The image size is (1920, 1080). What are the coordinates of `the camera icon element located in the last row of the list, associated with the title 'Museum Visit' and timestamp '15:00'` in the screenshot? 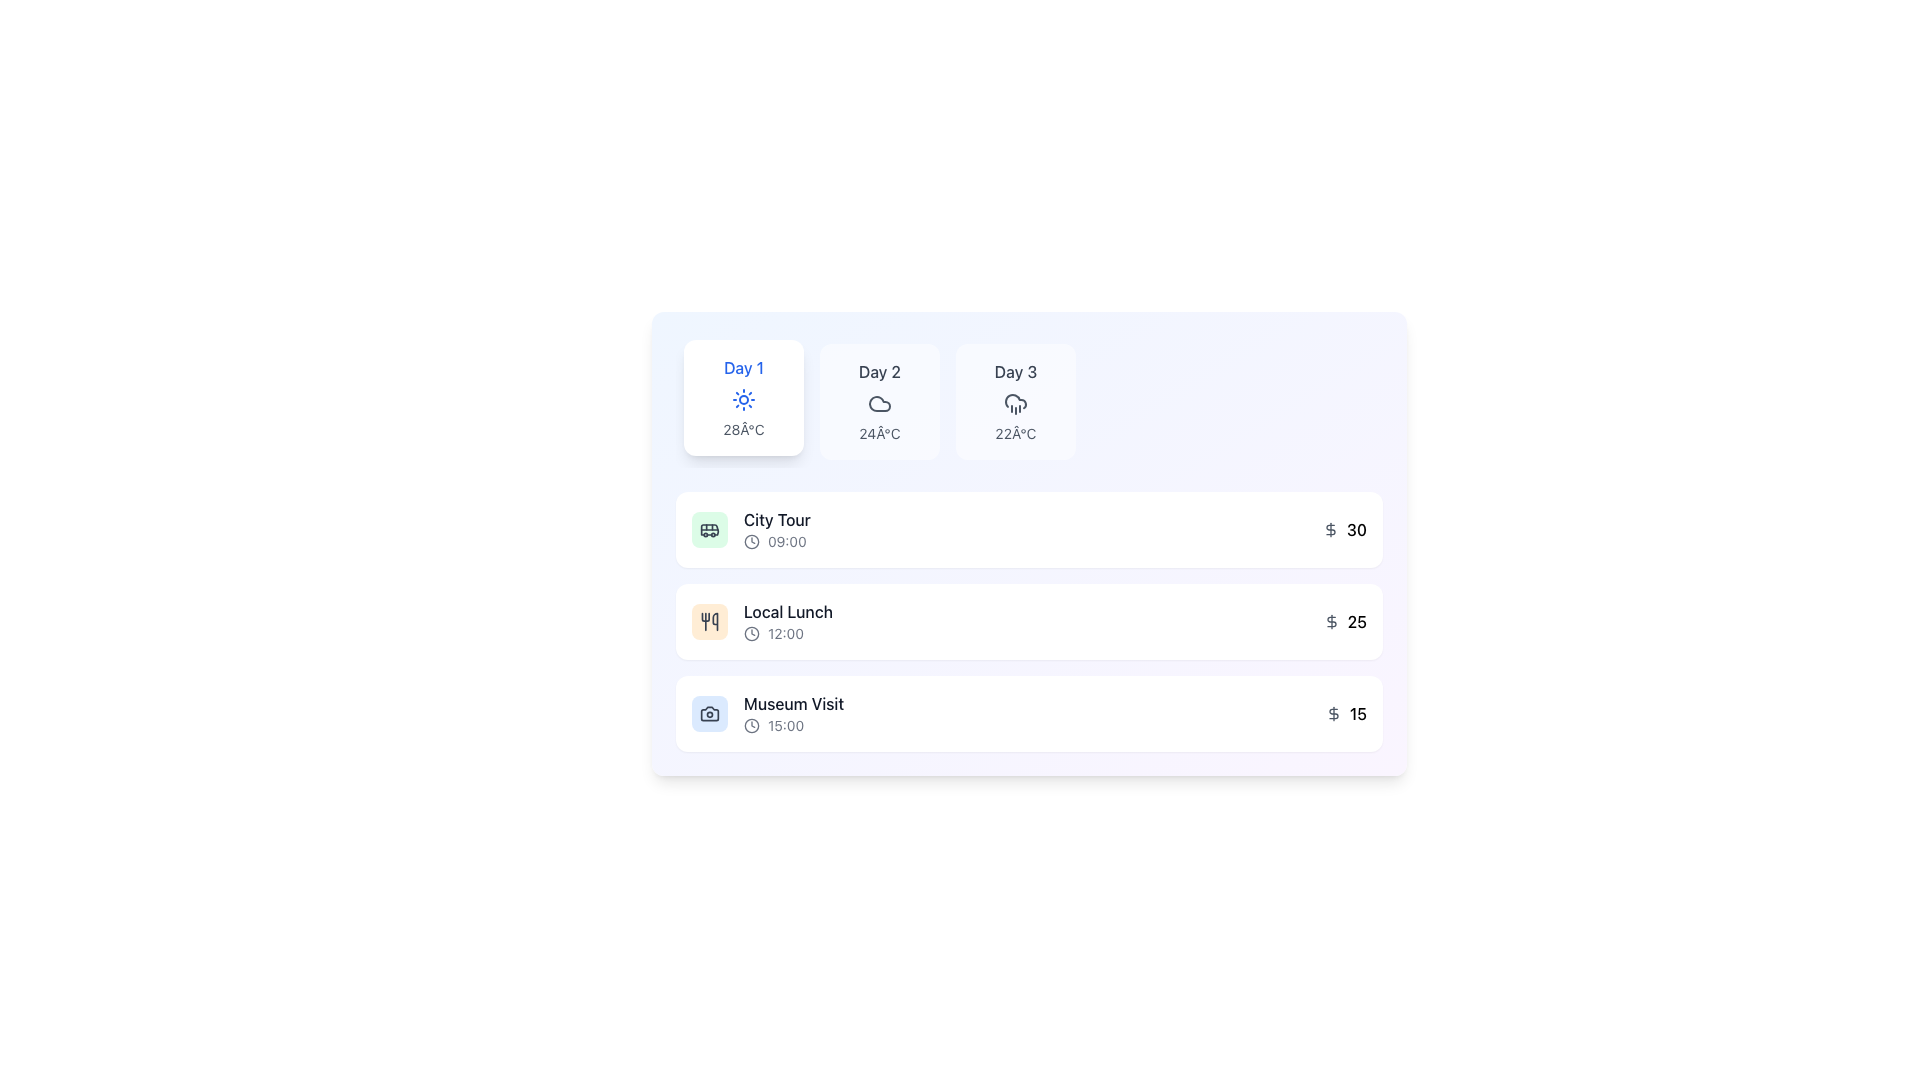 It's located at (710, 712).